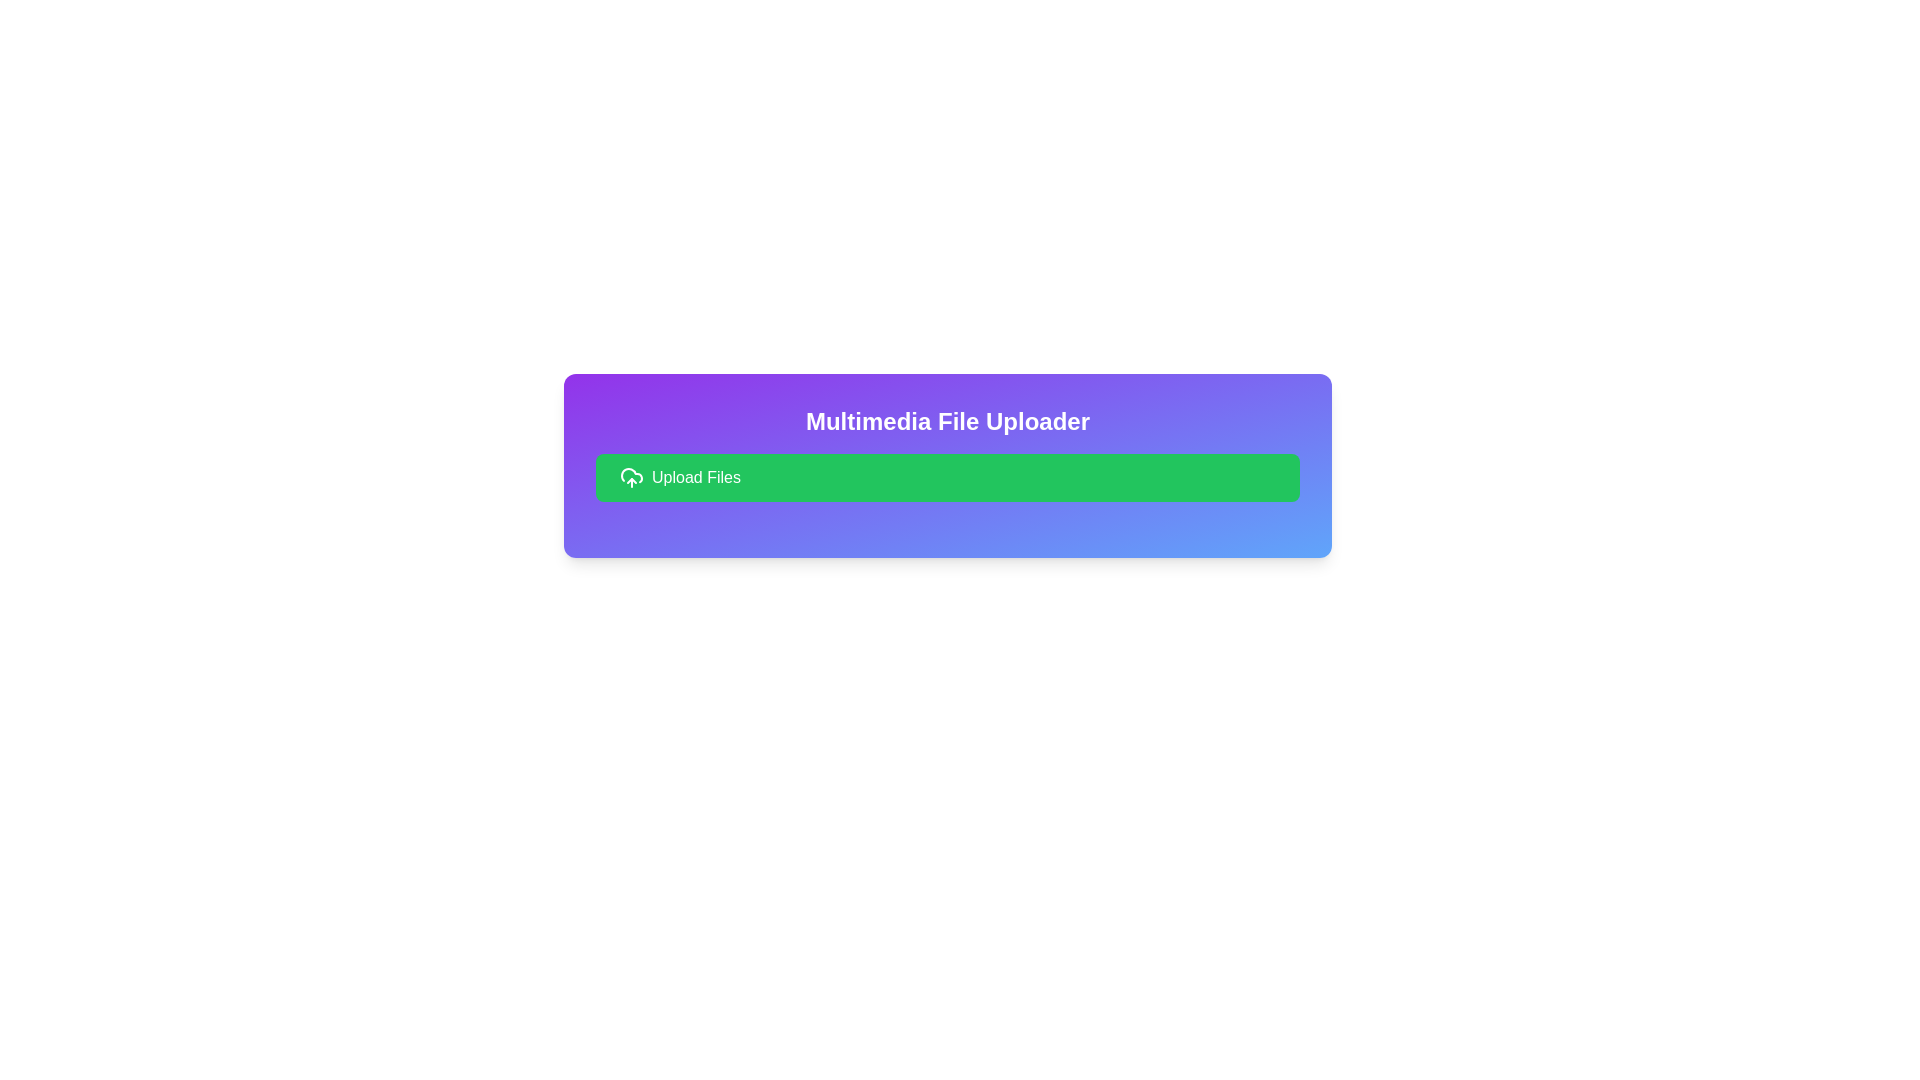  What do you see at coordinates (696, 478) in the screenshot?
I see `the 'Upload Files' button, which features bold white text on a vibrant green background` at bounding box center [696, 478].